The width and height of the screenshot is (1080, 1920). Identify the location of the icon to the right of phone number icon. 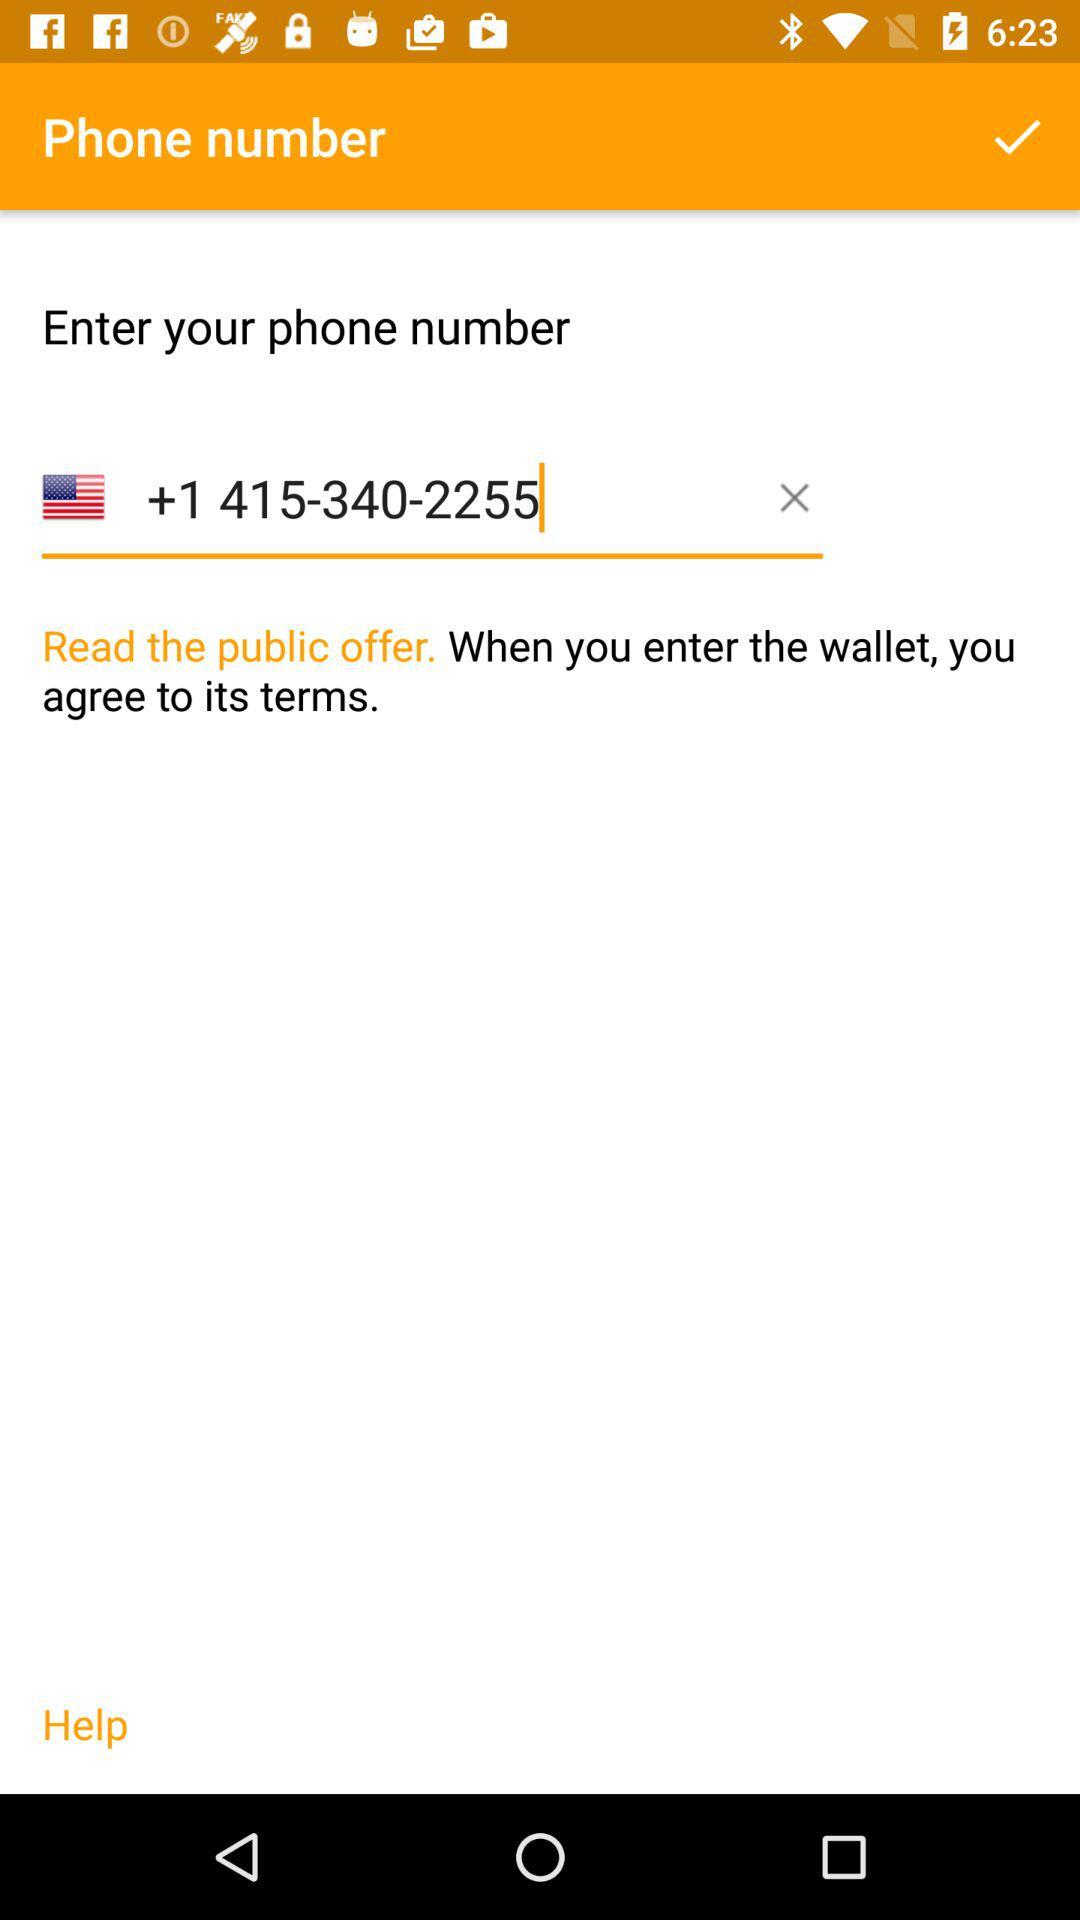
(1017, 135).